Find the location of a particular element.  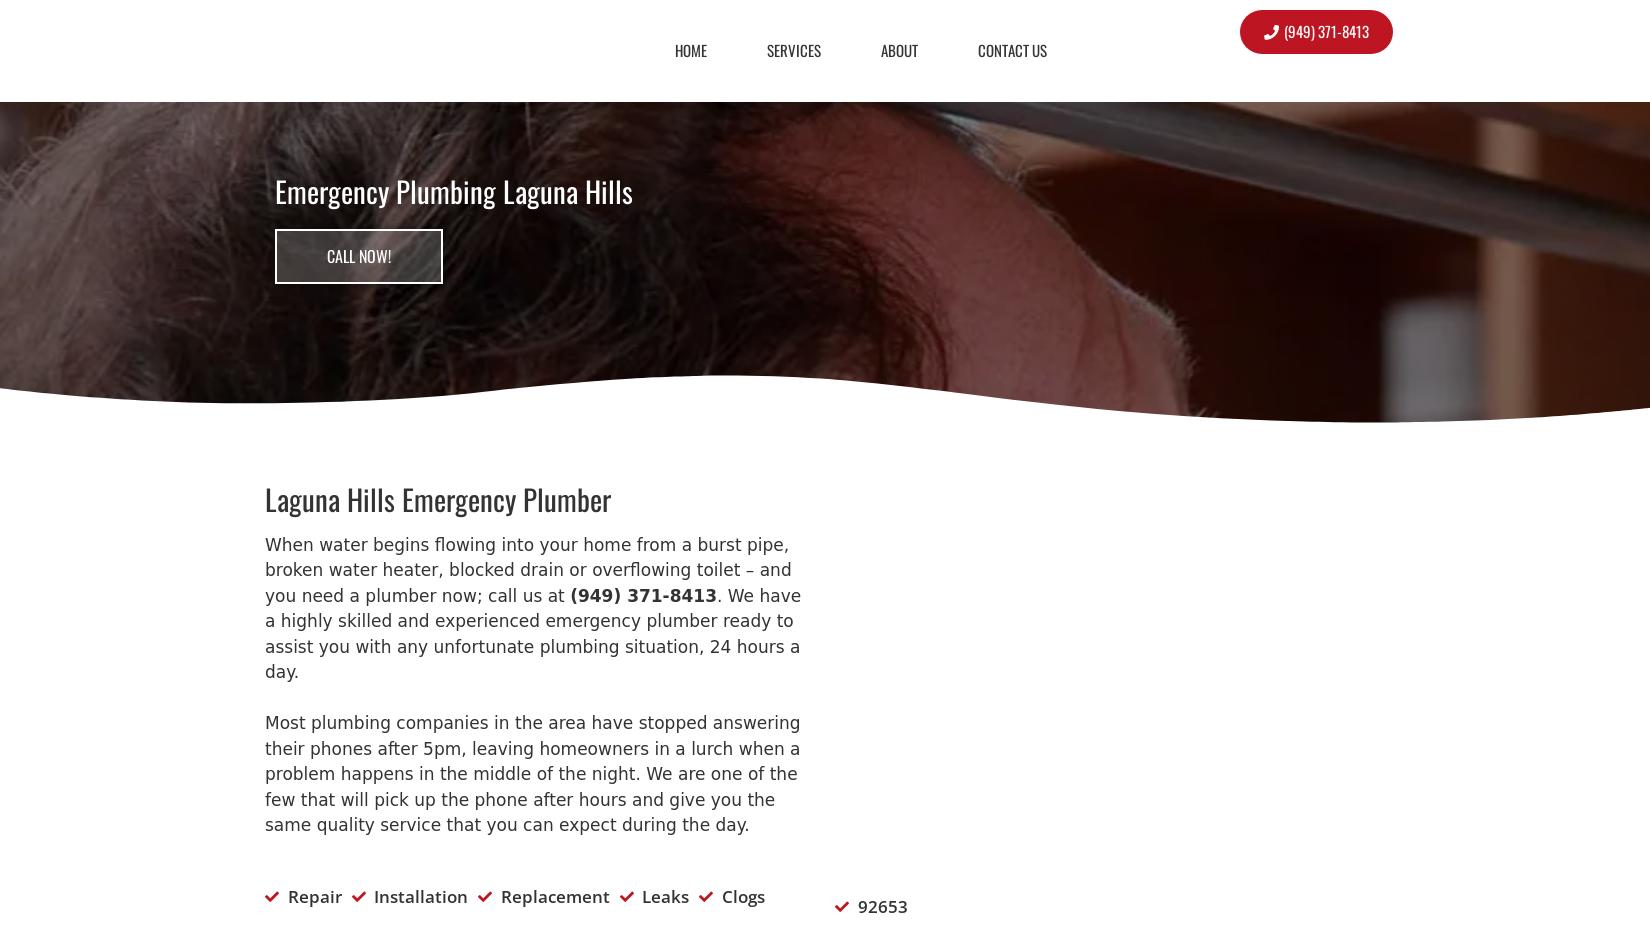

'Home' is located at coordinates (690, 48).